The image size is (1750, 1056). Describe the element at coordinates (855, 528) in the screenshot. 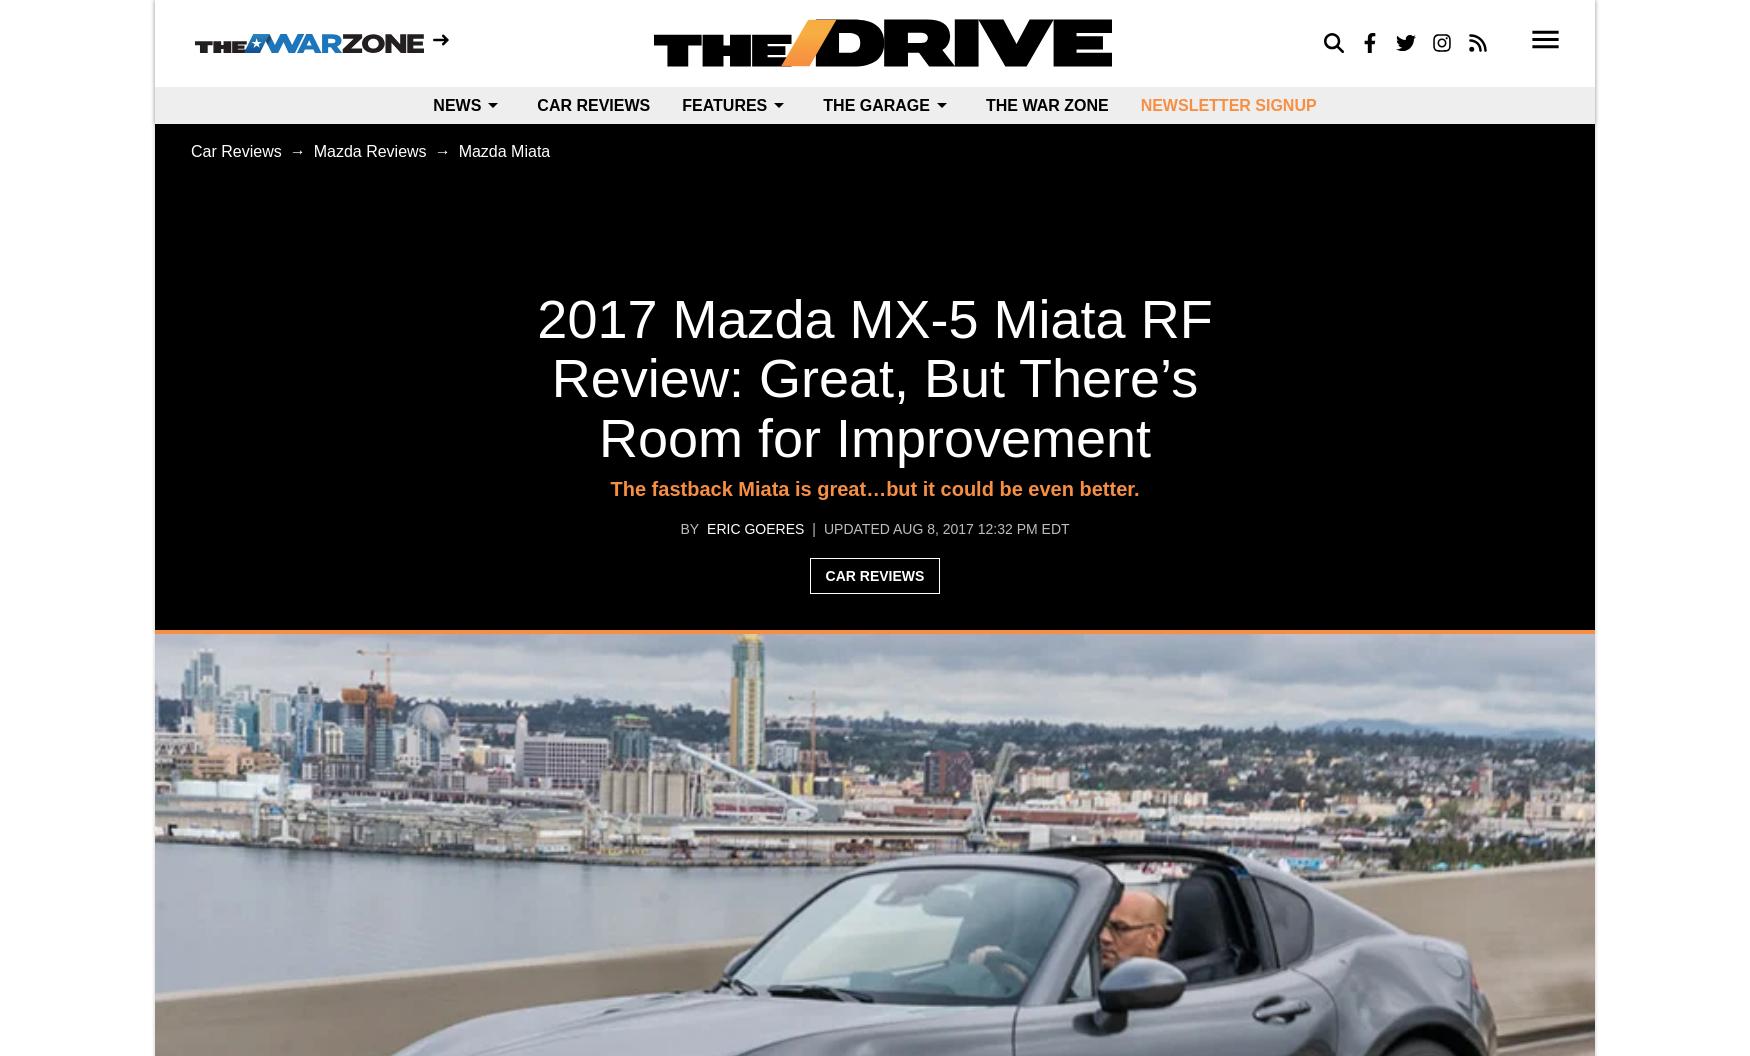

I see `'UPDATED'` at that location.